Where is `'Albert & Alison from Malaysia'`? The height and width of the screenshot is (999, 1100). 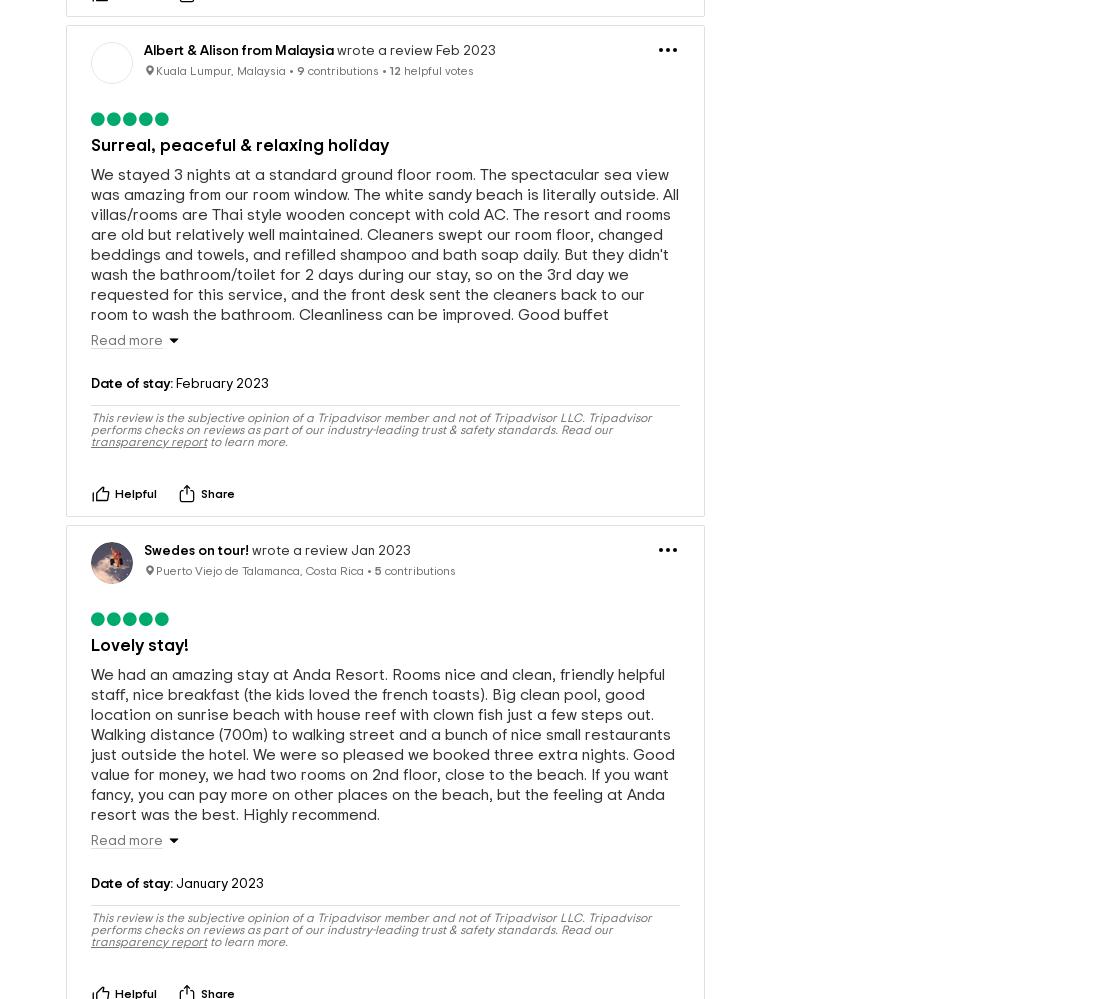 'Albert & Alison from Malaysia' is located at coordinates (142, 17).